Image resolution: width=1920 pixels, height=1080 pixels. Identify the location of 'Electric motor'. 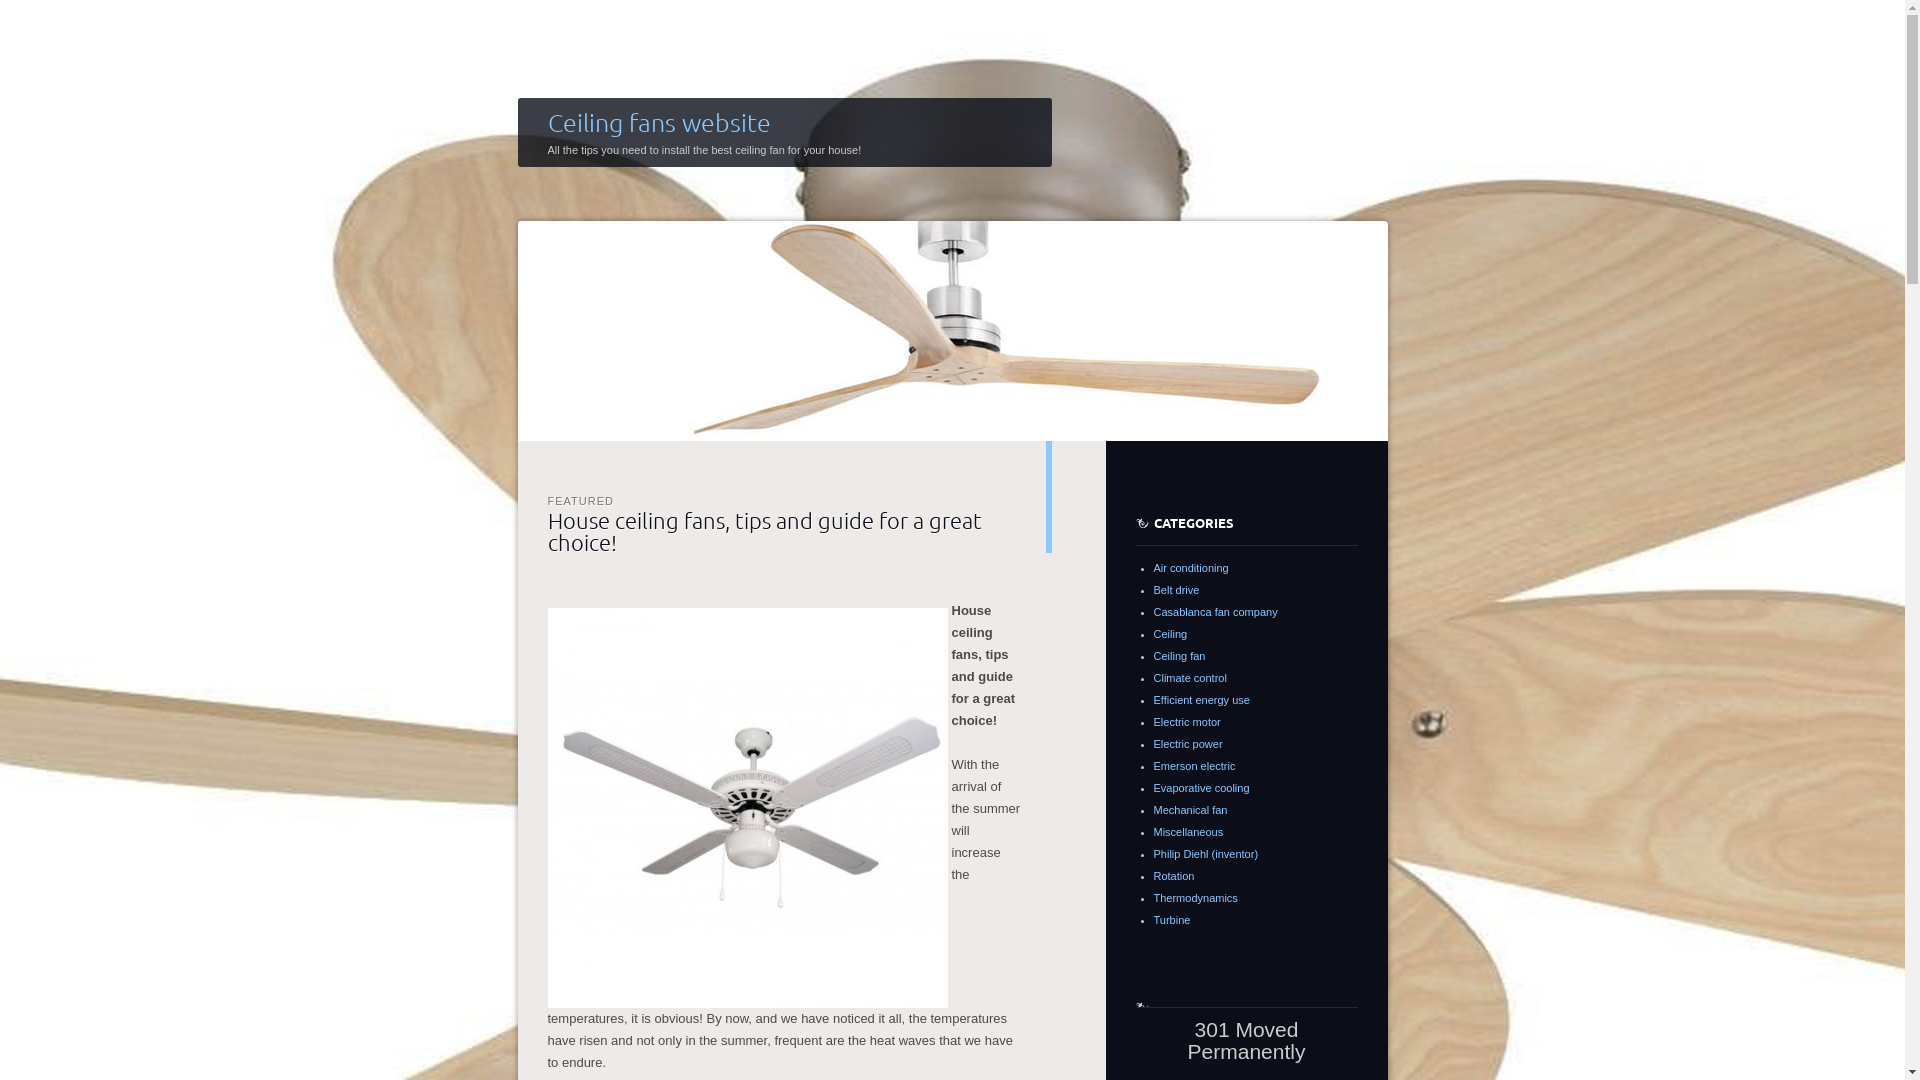
(1187, 721).